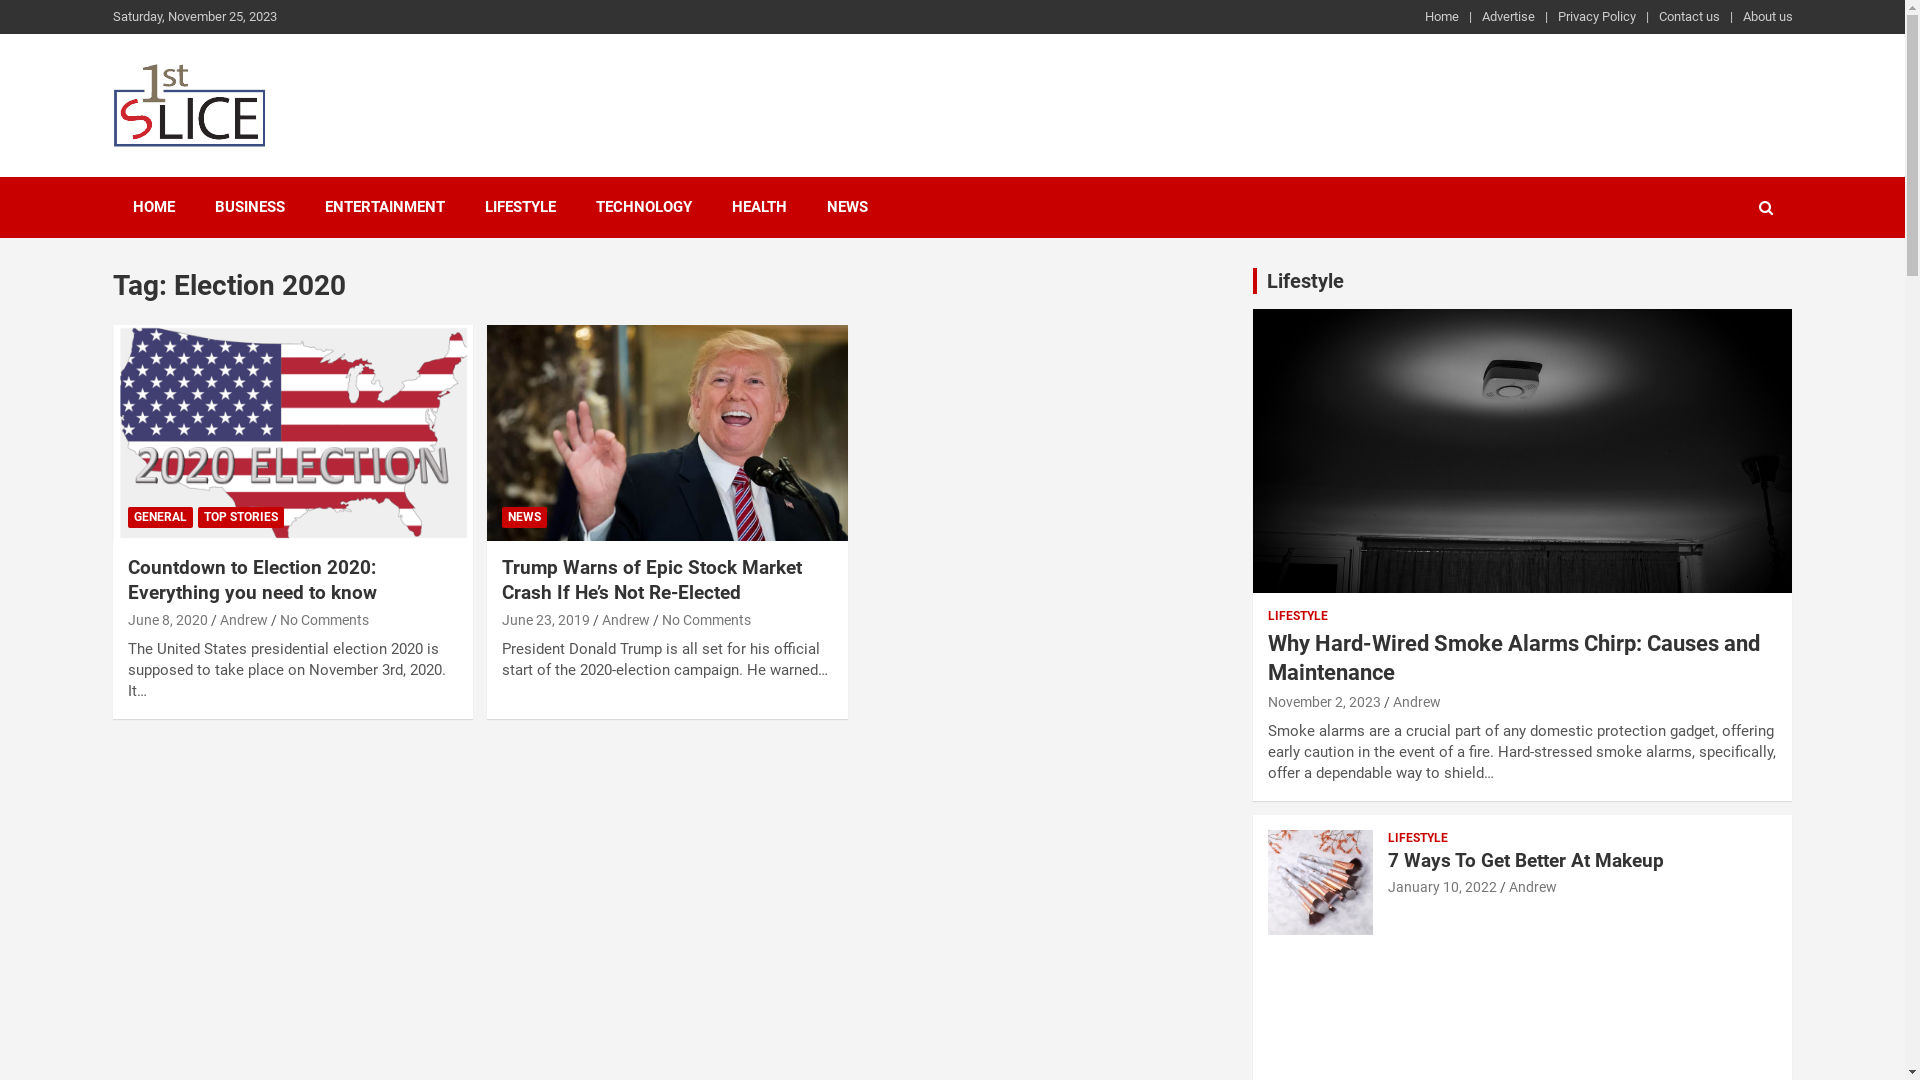 This screenshot has width=1920, height=1080. What do you see at coordinates (127, 516) in the screenshot?
I see `'GENERAL'` at bounding box center [127, 516].